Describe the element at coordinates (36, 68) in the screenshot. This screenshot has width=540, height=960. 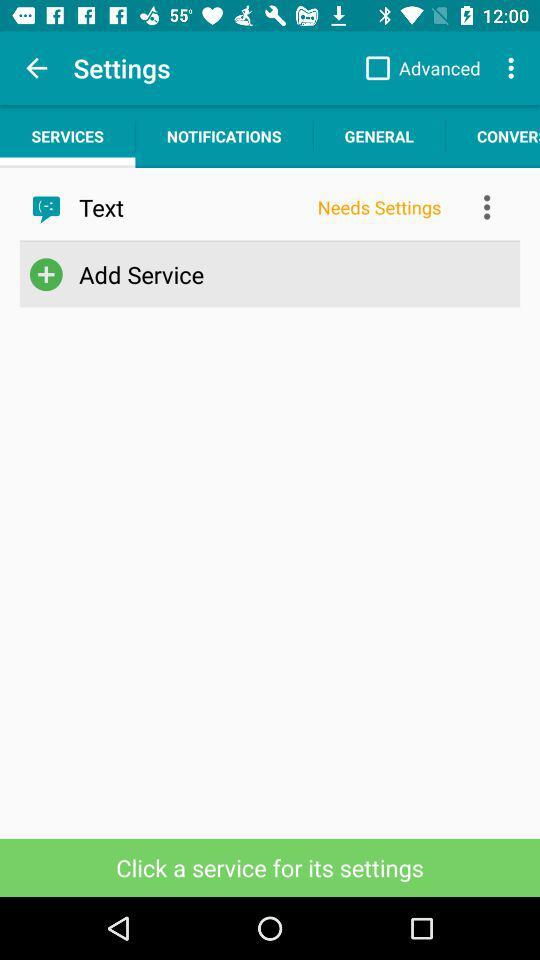
I see `icon to the left of settings app` at that location.